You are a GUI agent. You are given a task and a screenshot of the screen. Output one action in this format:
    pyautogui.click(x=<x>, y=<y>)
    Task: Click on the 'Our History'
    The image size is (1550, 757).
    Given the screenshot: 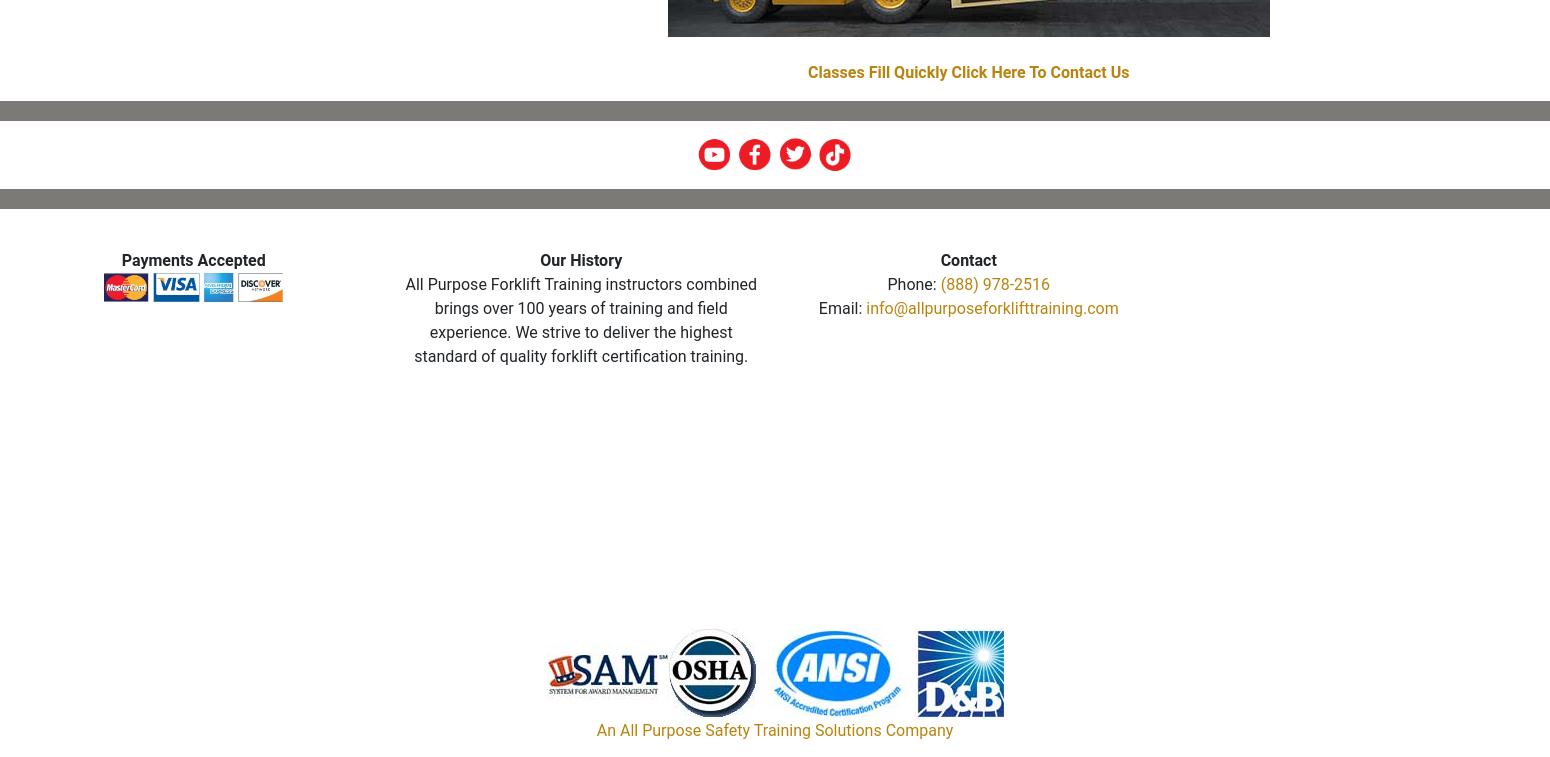 What is the action you would take?
    pyautogui.click(x=580, y=259)
    